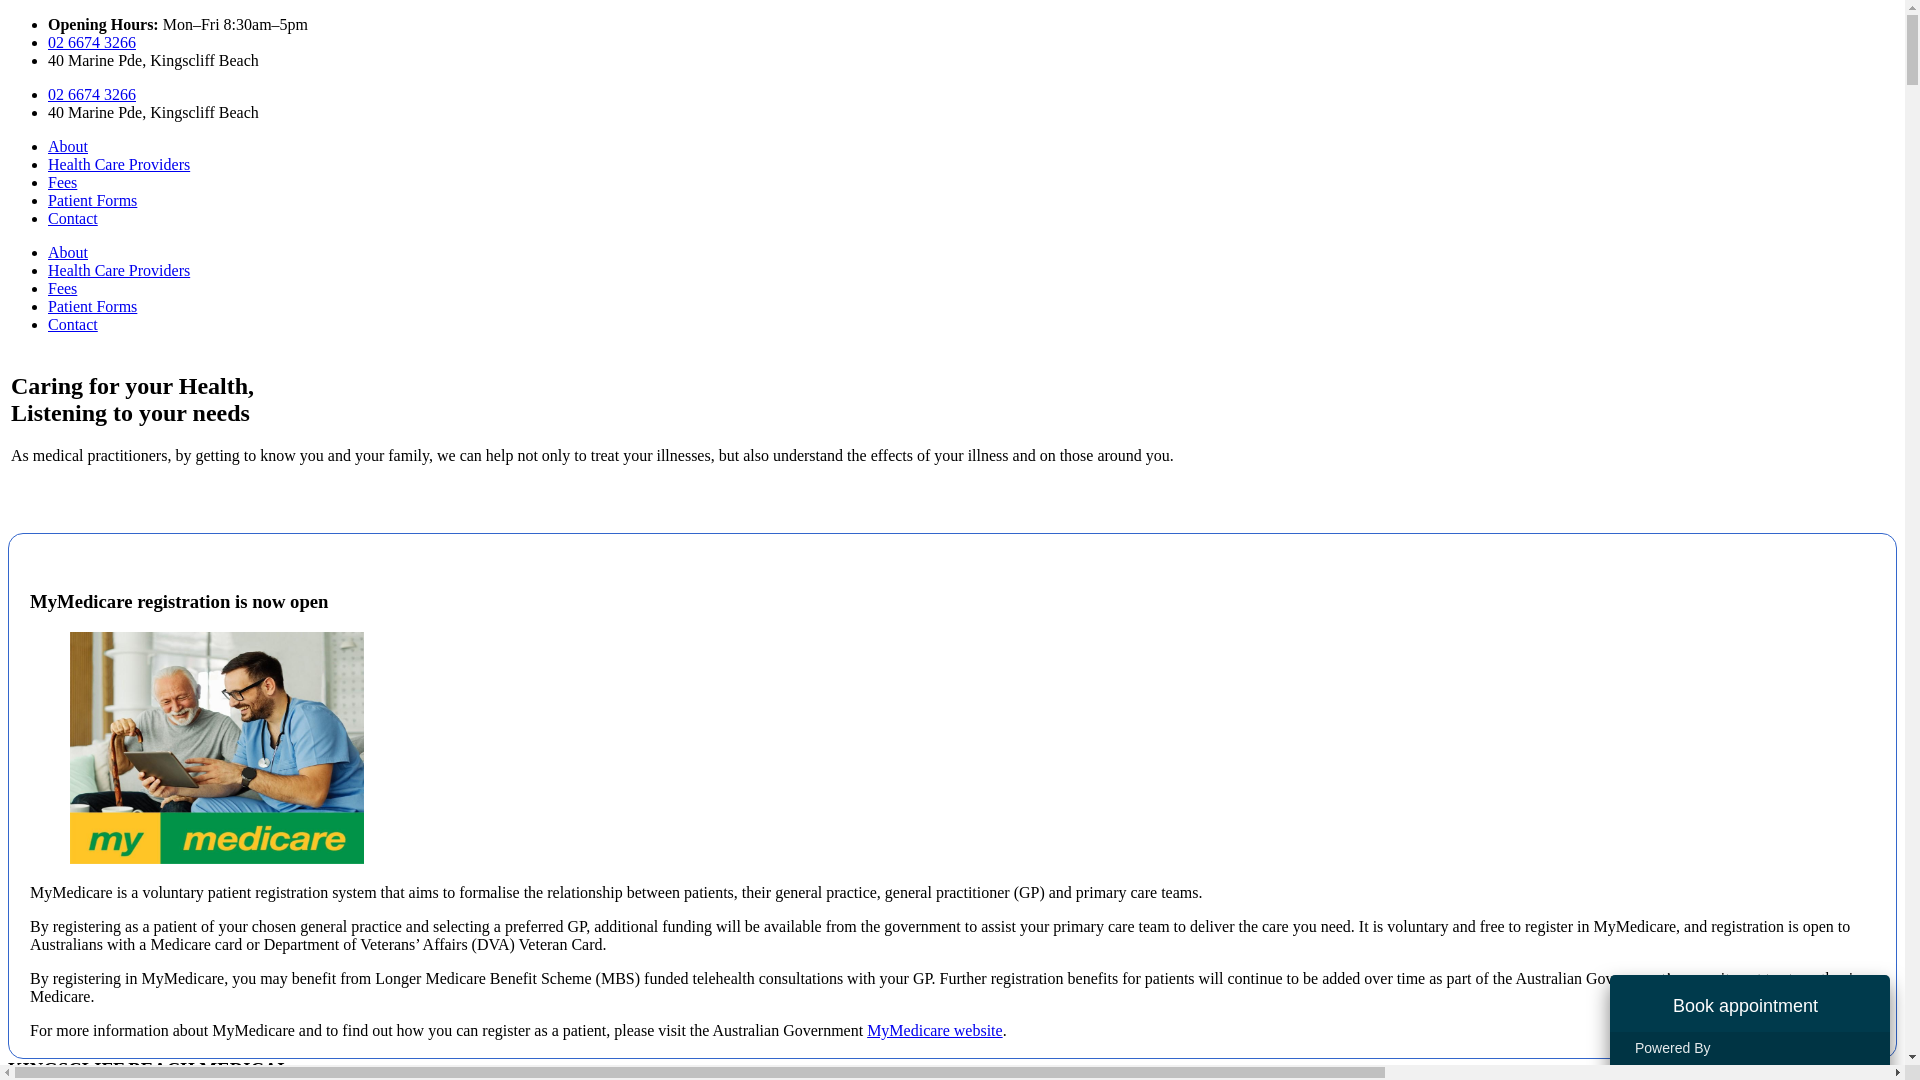 The height and width of the screenshot is (1080, 1920). What do you see at coordinates (867, 1030) in the screenshot?
I see `'MyMedicare website'` at bounding box center [867, 1030].